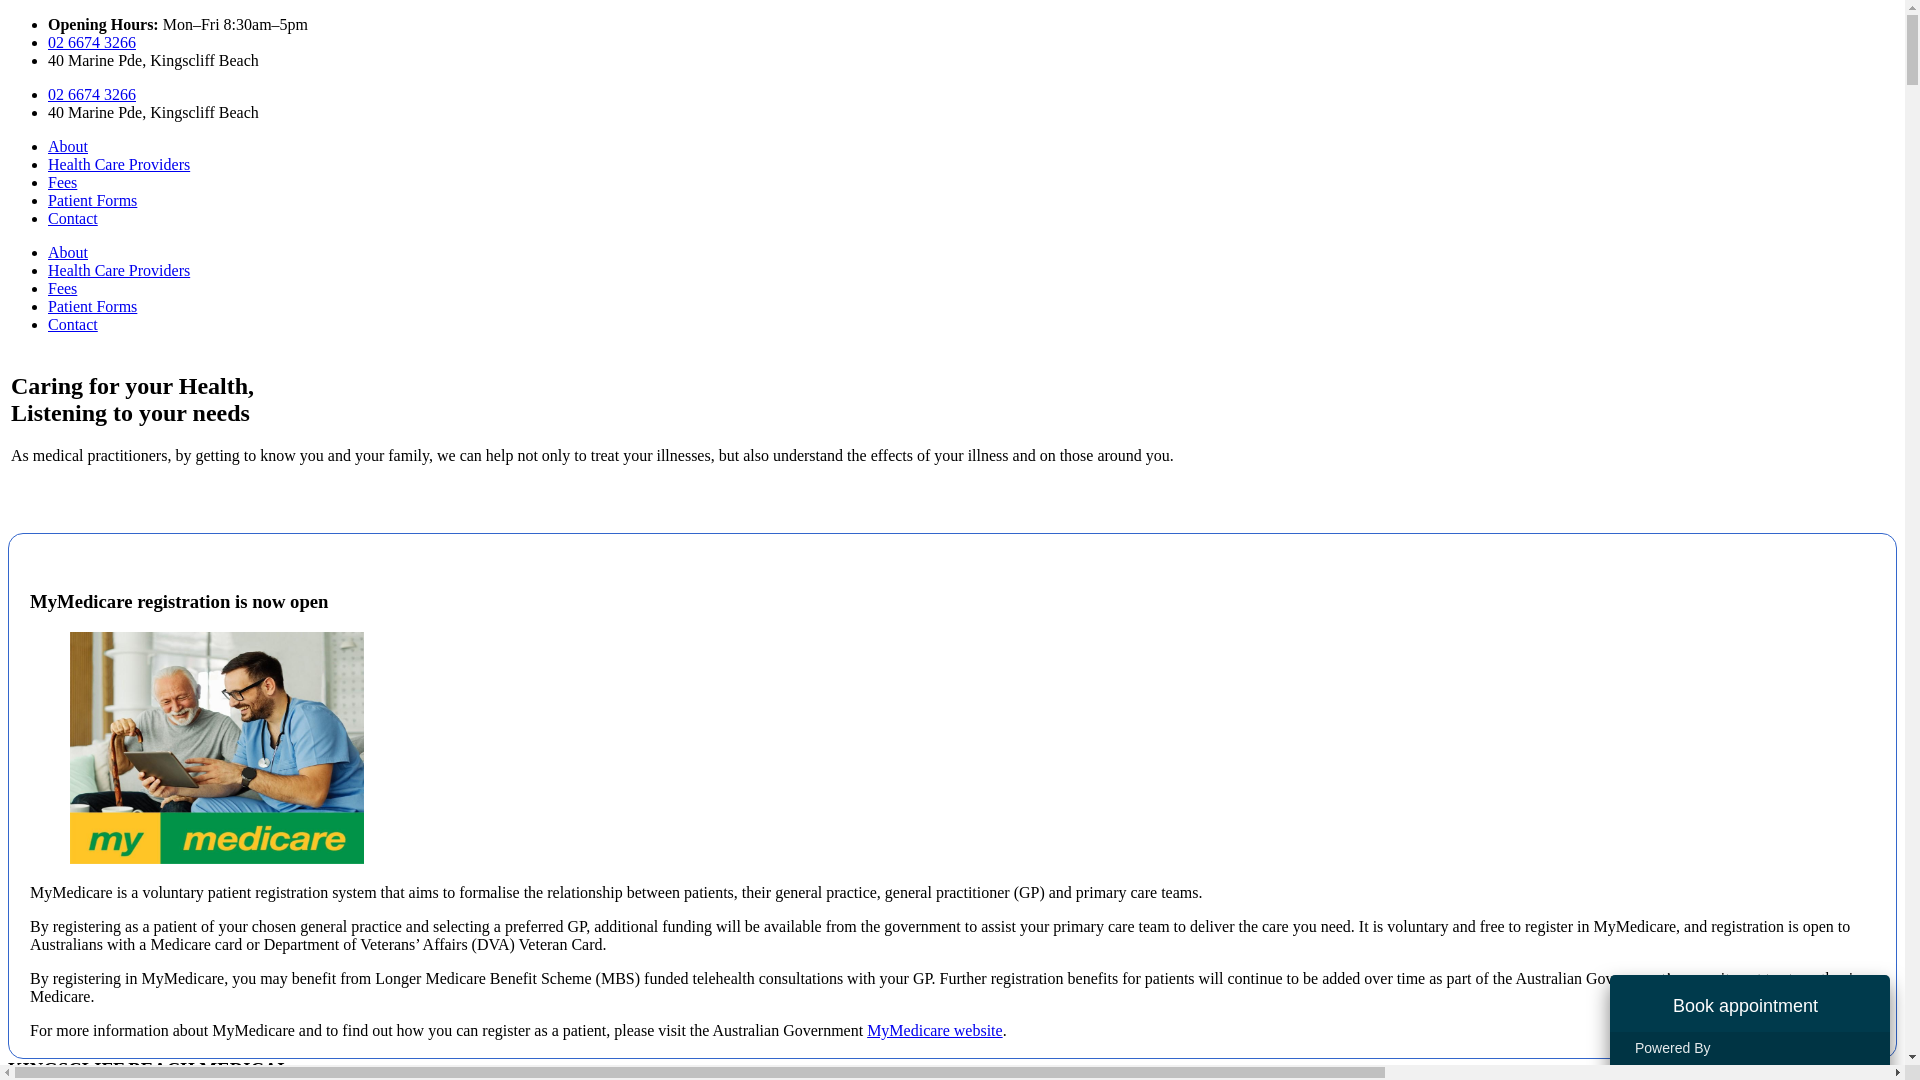 The height and width of the screenshot is (1080, 1920). What do you see at coordinates (867, 1030) in the screenshot?
I see `'MyMedicare website'` at bounding box center [867, 1030].